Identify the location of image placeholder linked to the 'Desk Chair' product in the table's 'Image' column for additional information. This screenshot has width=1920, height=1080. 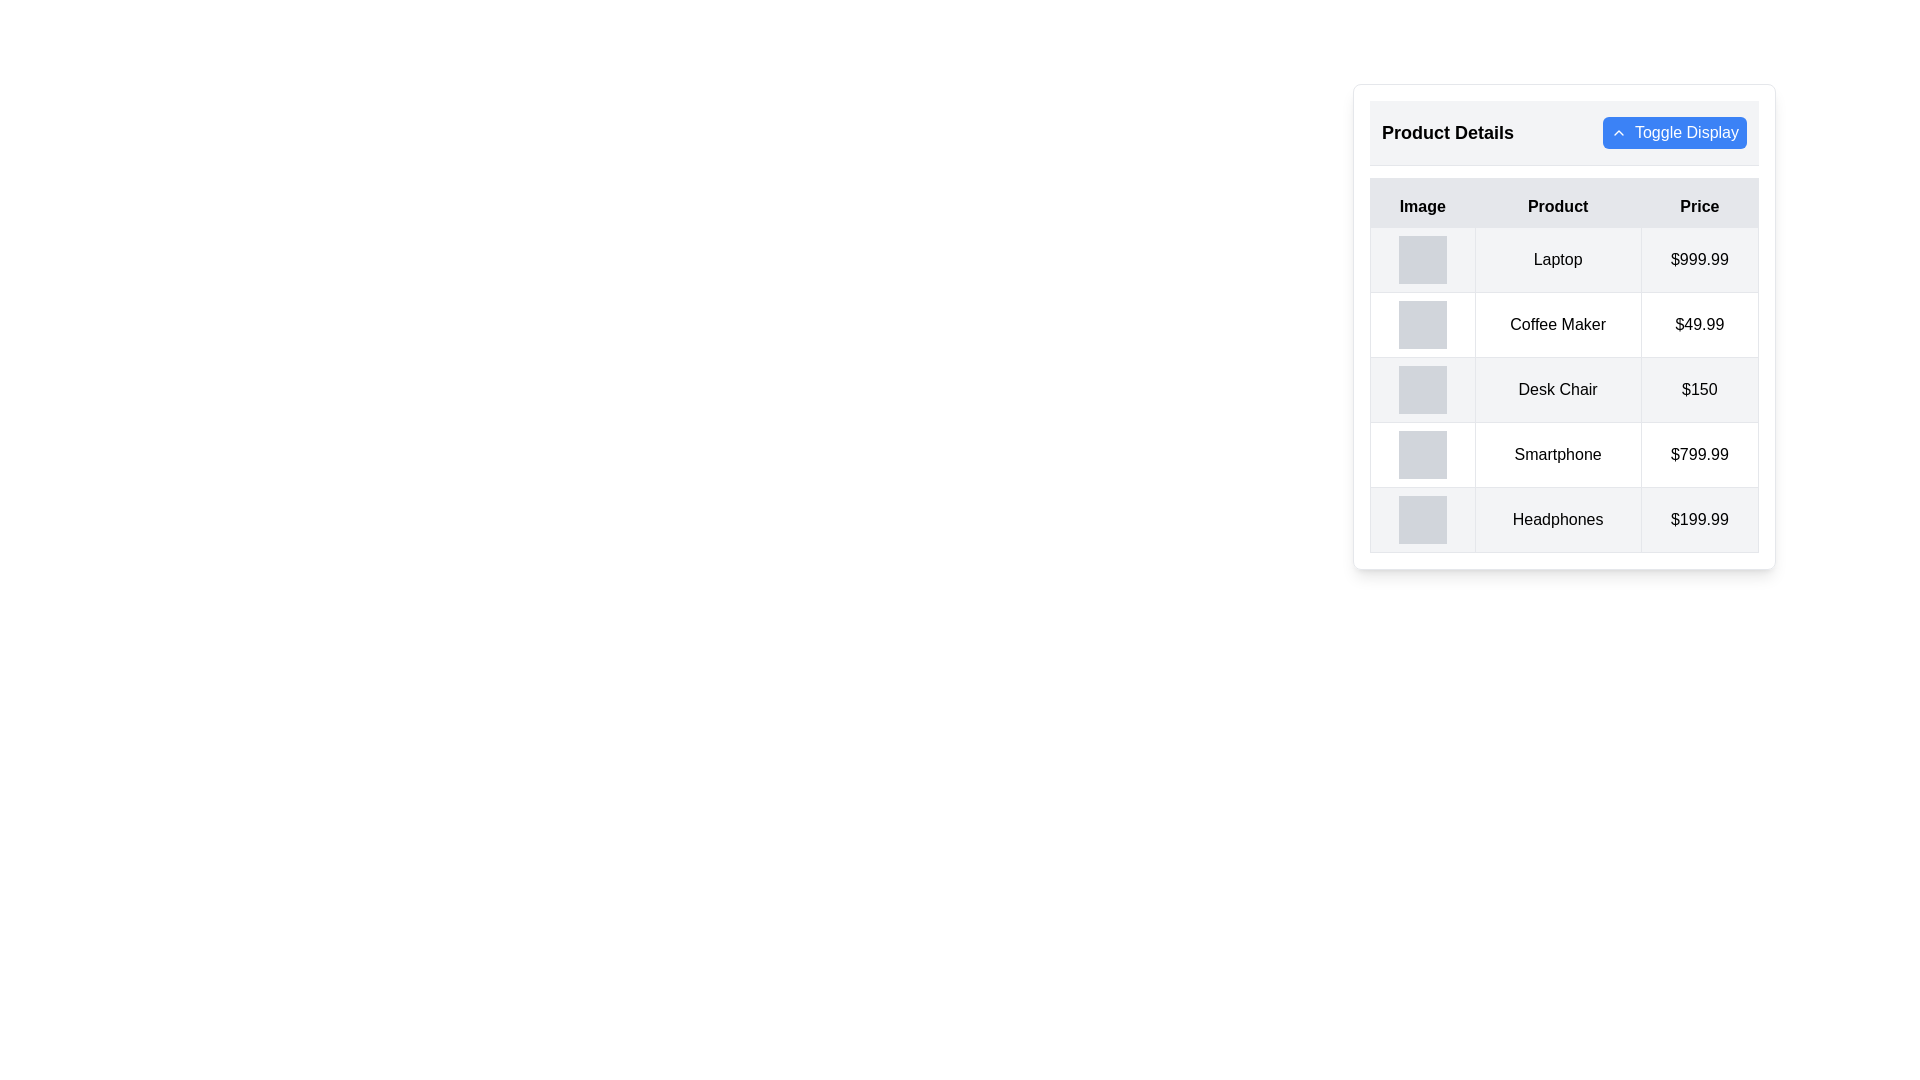
(1421, 389).